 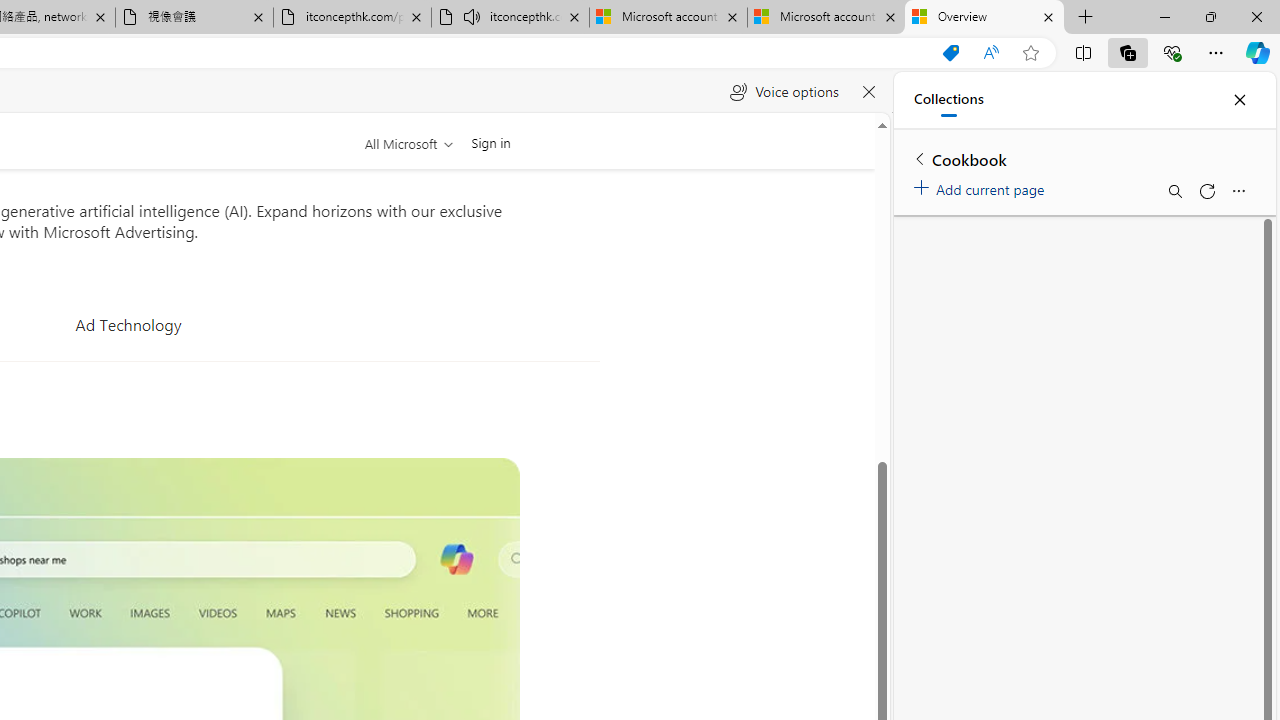 I want to click on 'Voice options', so click(x=783, y=92).